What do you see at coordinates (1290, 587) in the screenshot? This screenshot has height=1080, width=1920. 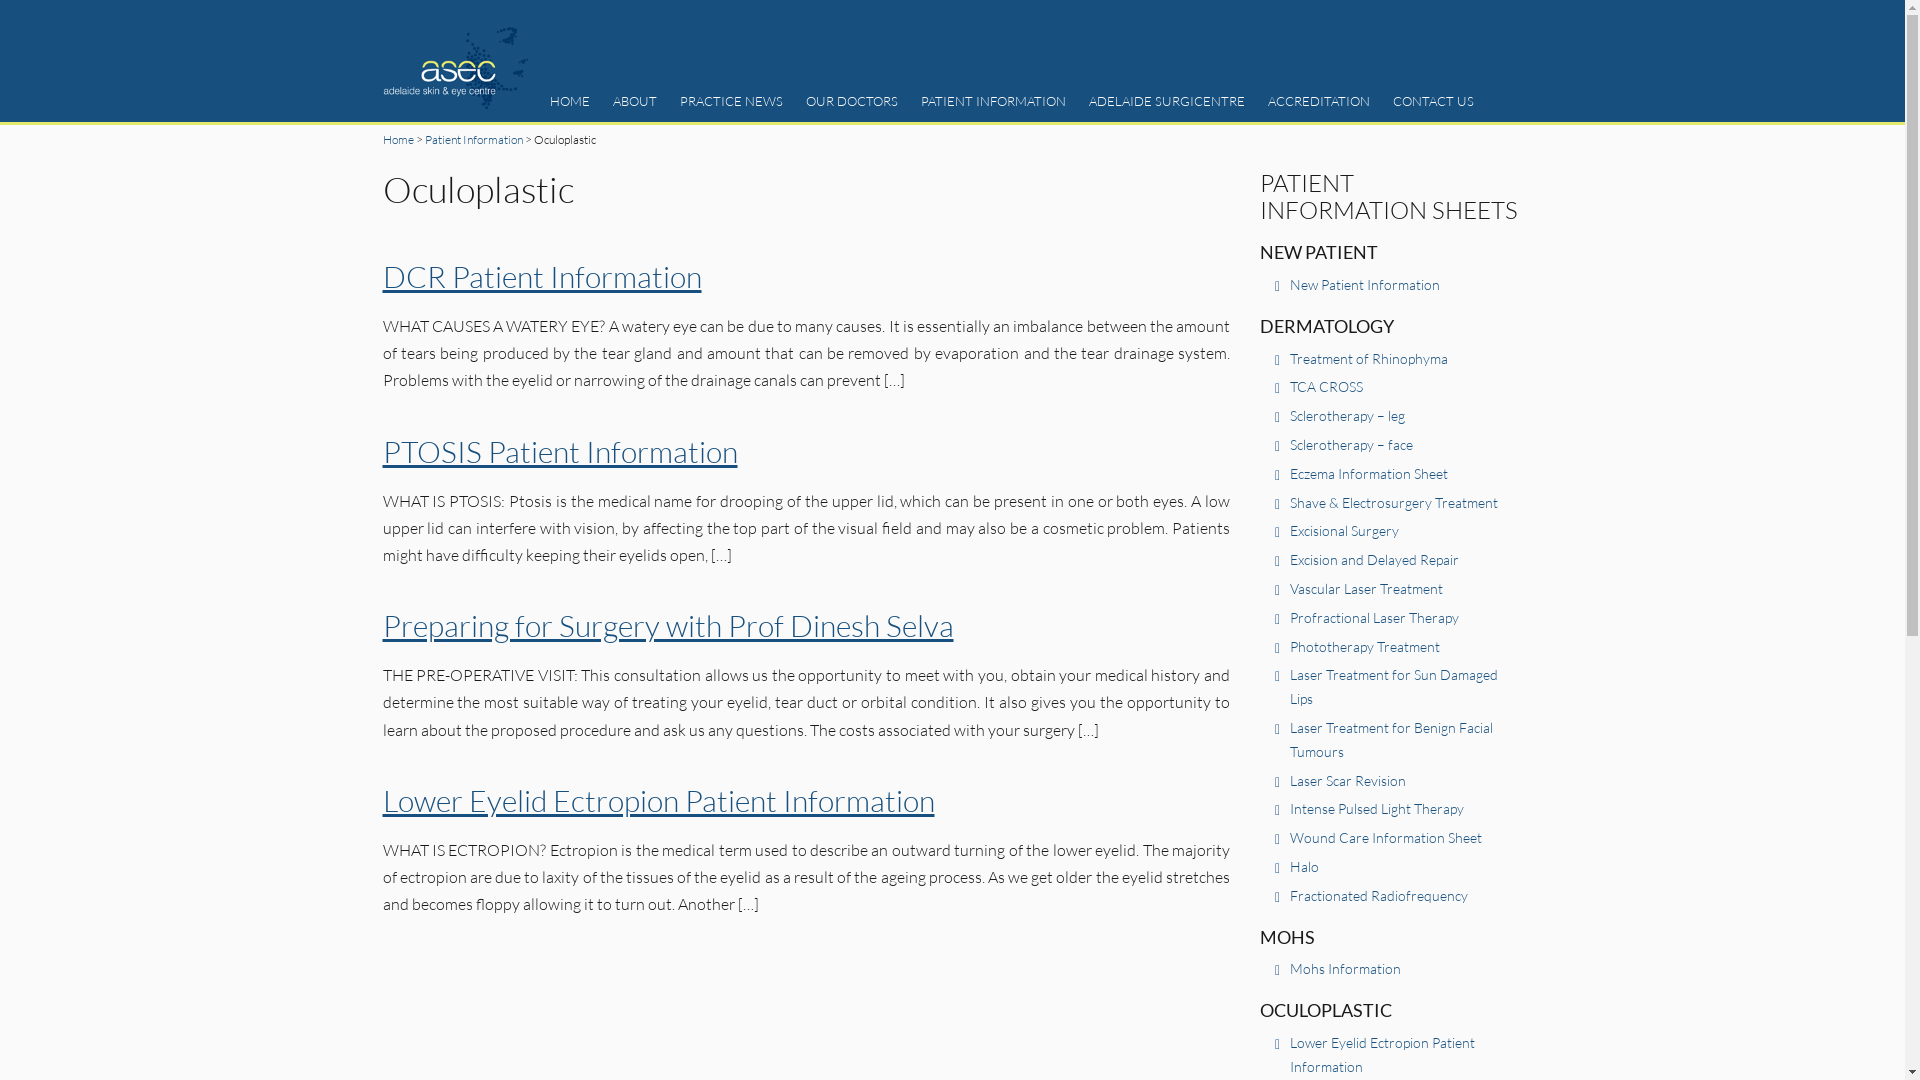 I see `'Vascular Laser Treatment'` at bounding box center [1290, 587].